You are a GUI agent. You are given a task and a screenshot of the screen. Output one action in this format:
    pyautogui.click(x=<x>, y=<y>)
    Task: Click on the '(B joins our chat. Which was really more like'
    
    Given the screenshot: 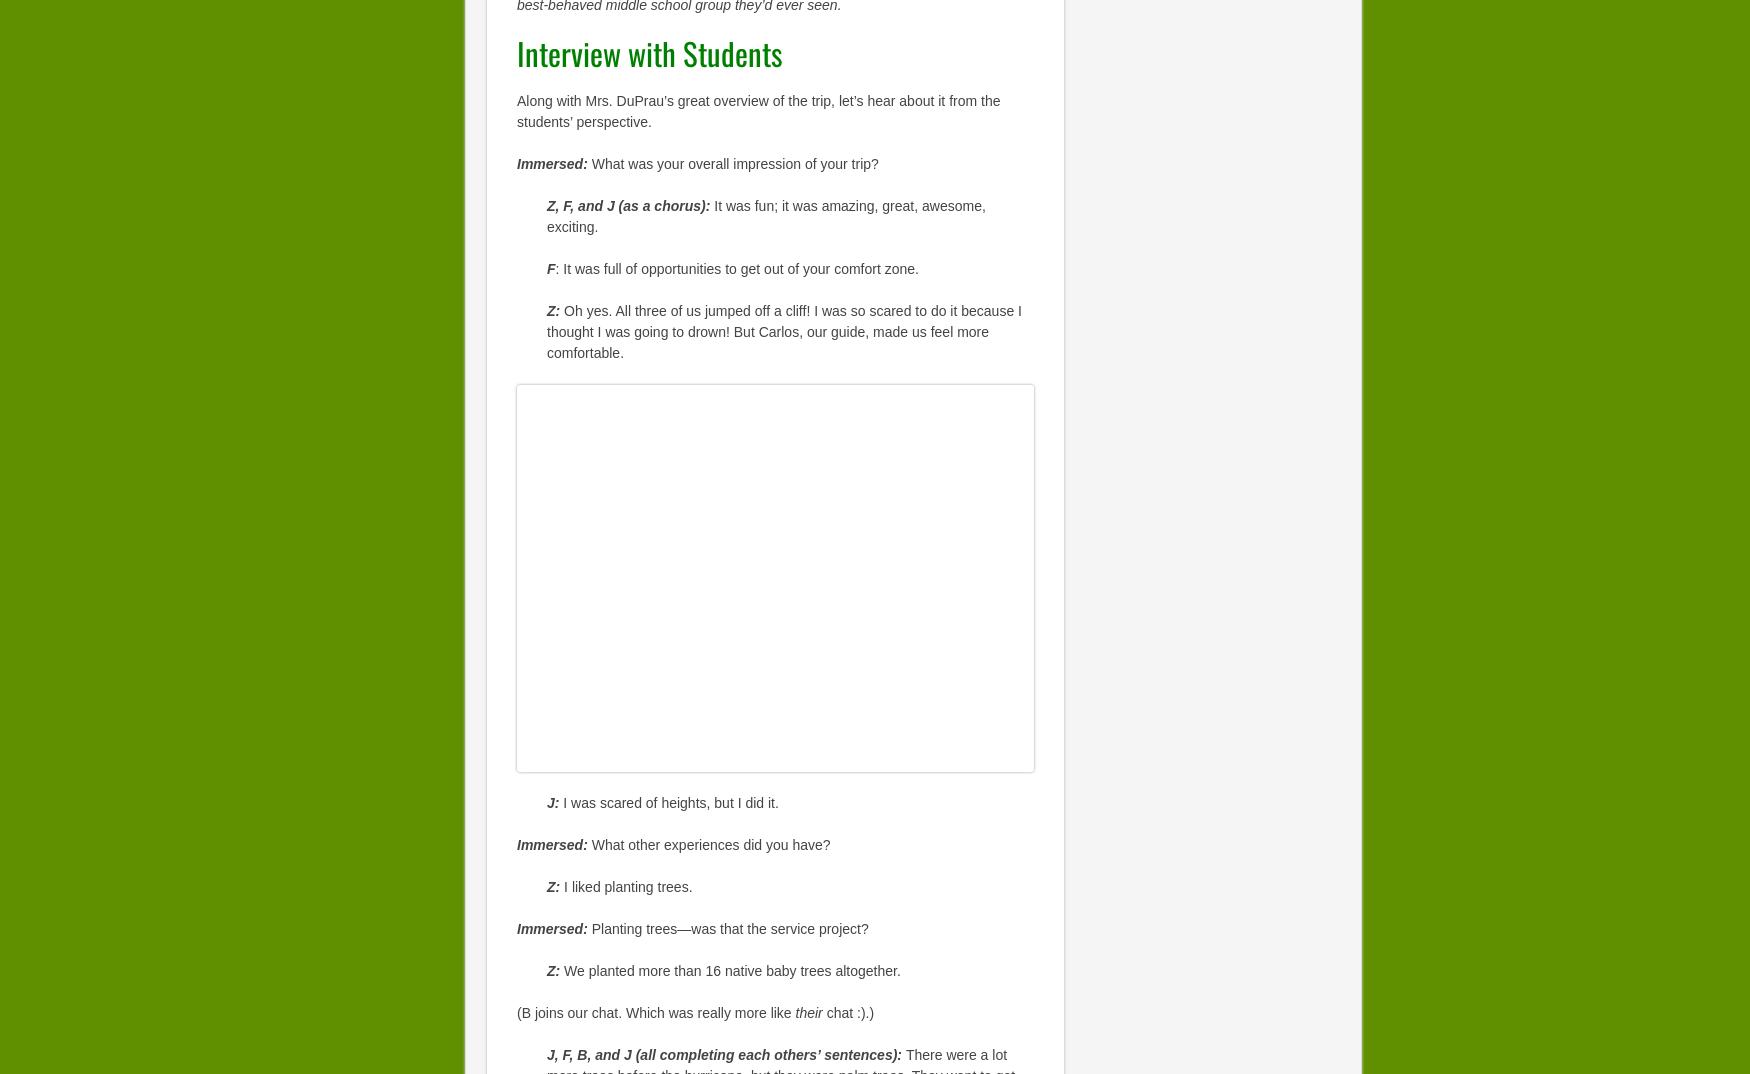 What is the action you would take?
    pyautogui.click(x=655, y=1011)
    